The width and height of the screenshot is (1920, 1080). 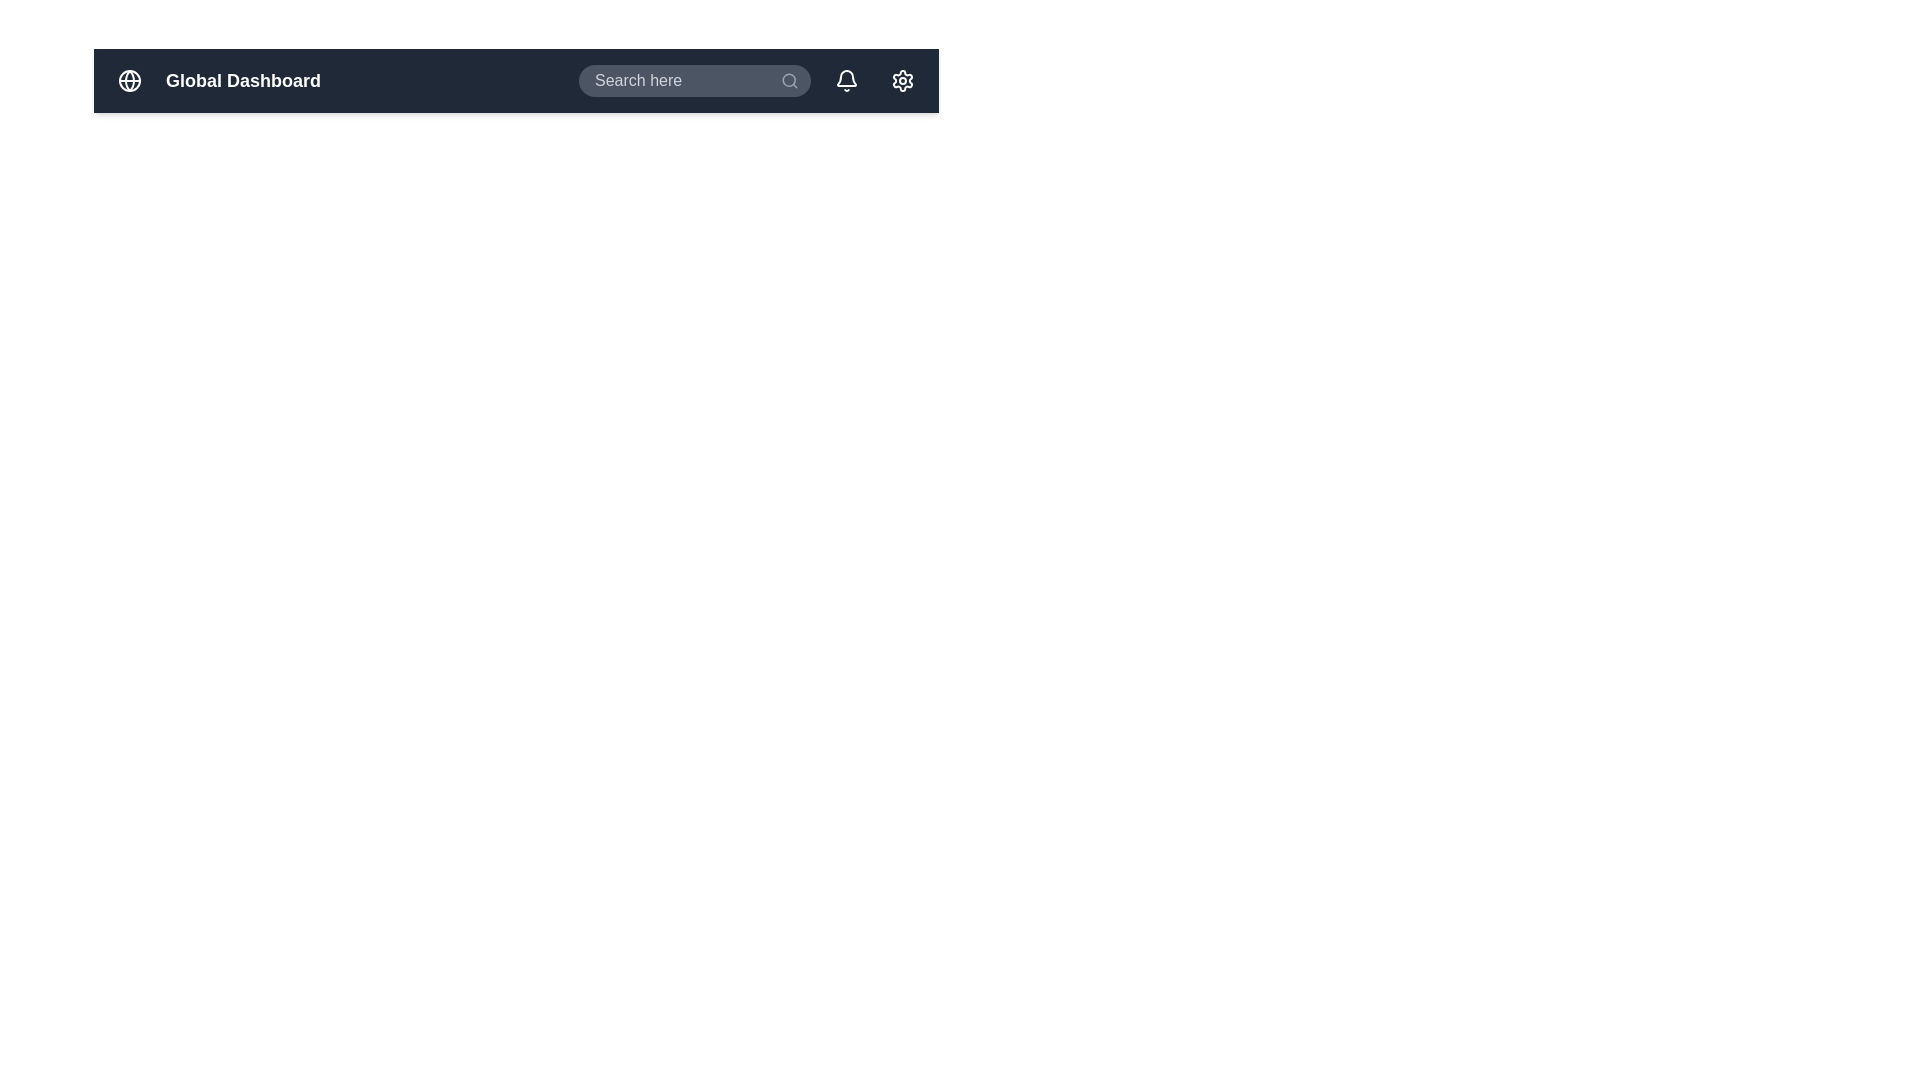 I want to click on the input field to focus it for typing a search query, so click(x=695, y=80).